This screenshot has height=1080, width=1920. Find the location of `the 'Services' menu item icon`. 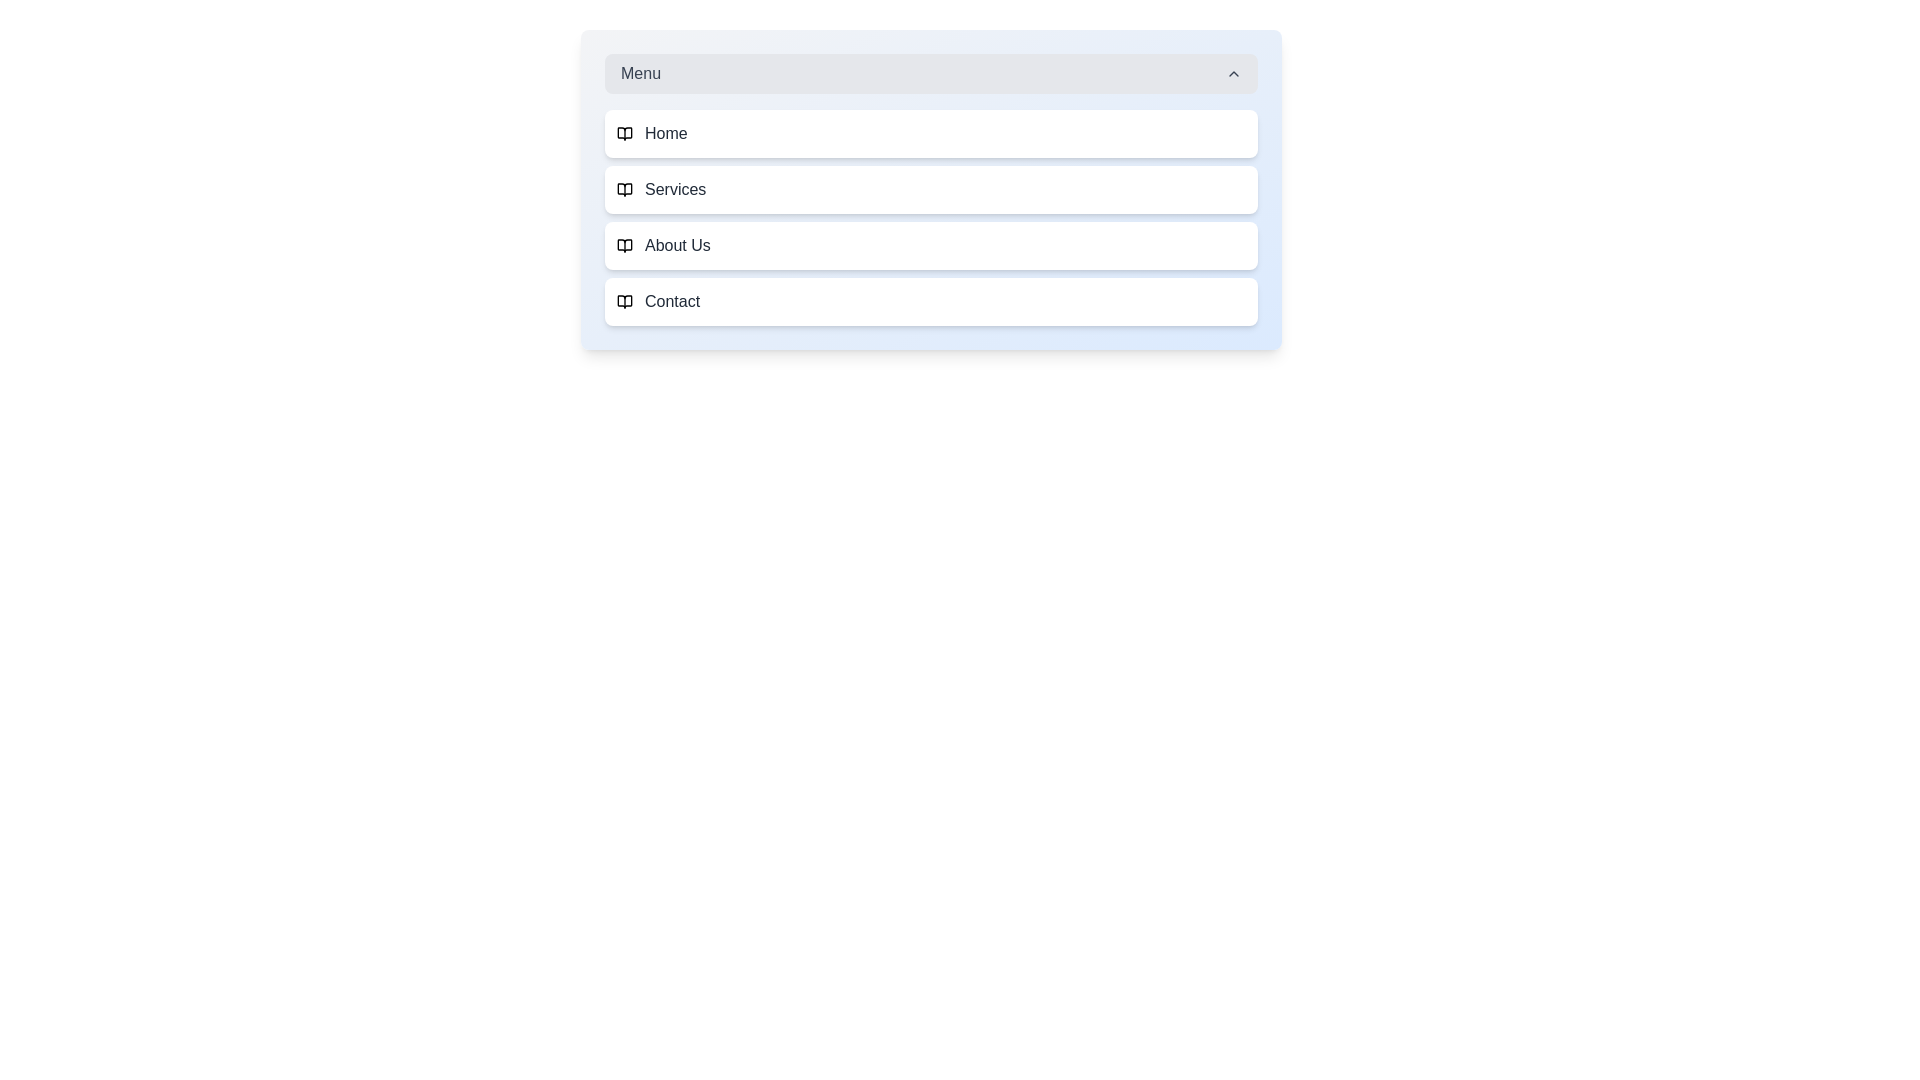

the 'Services' menu item icon is located at coordinates (623, 189).